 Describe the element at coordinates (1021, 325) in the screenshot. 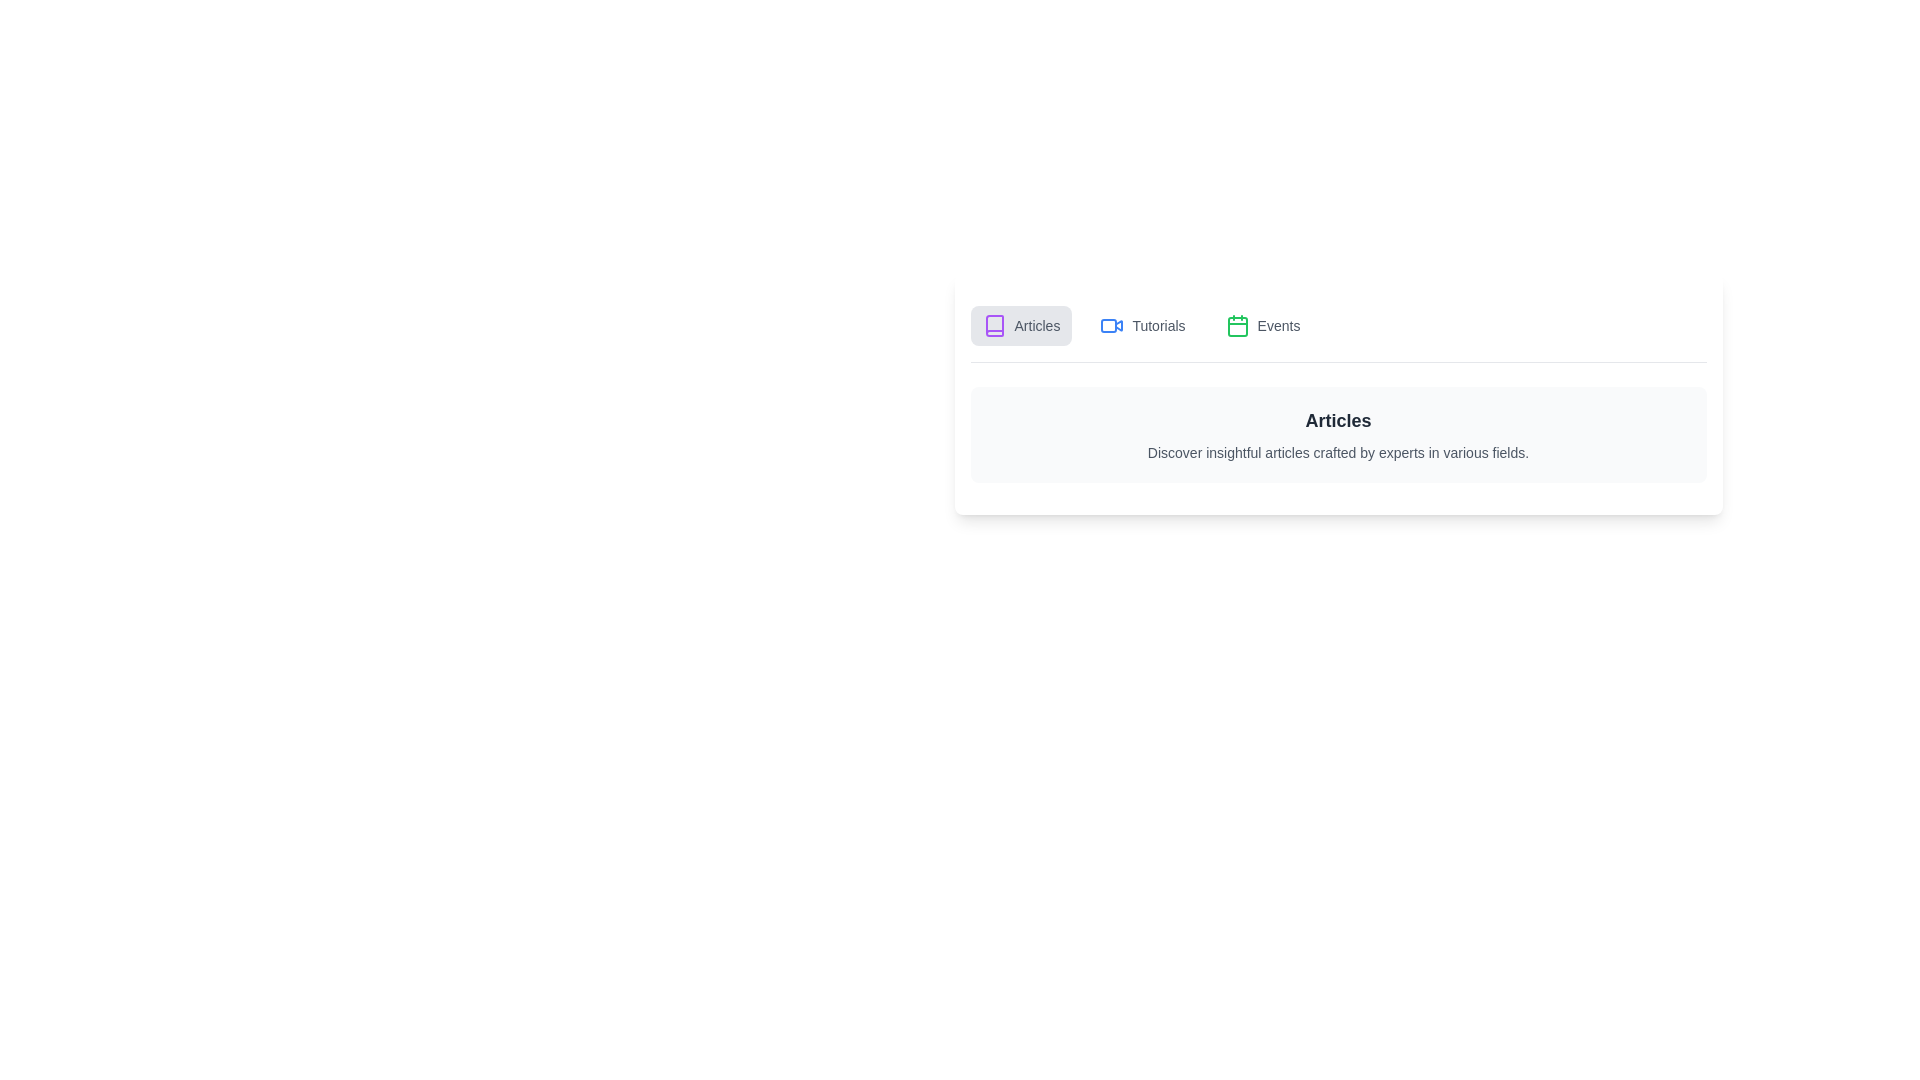

I see `the tab corresponding to Articles` at that location.